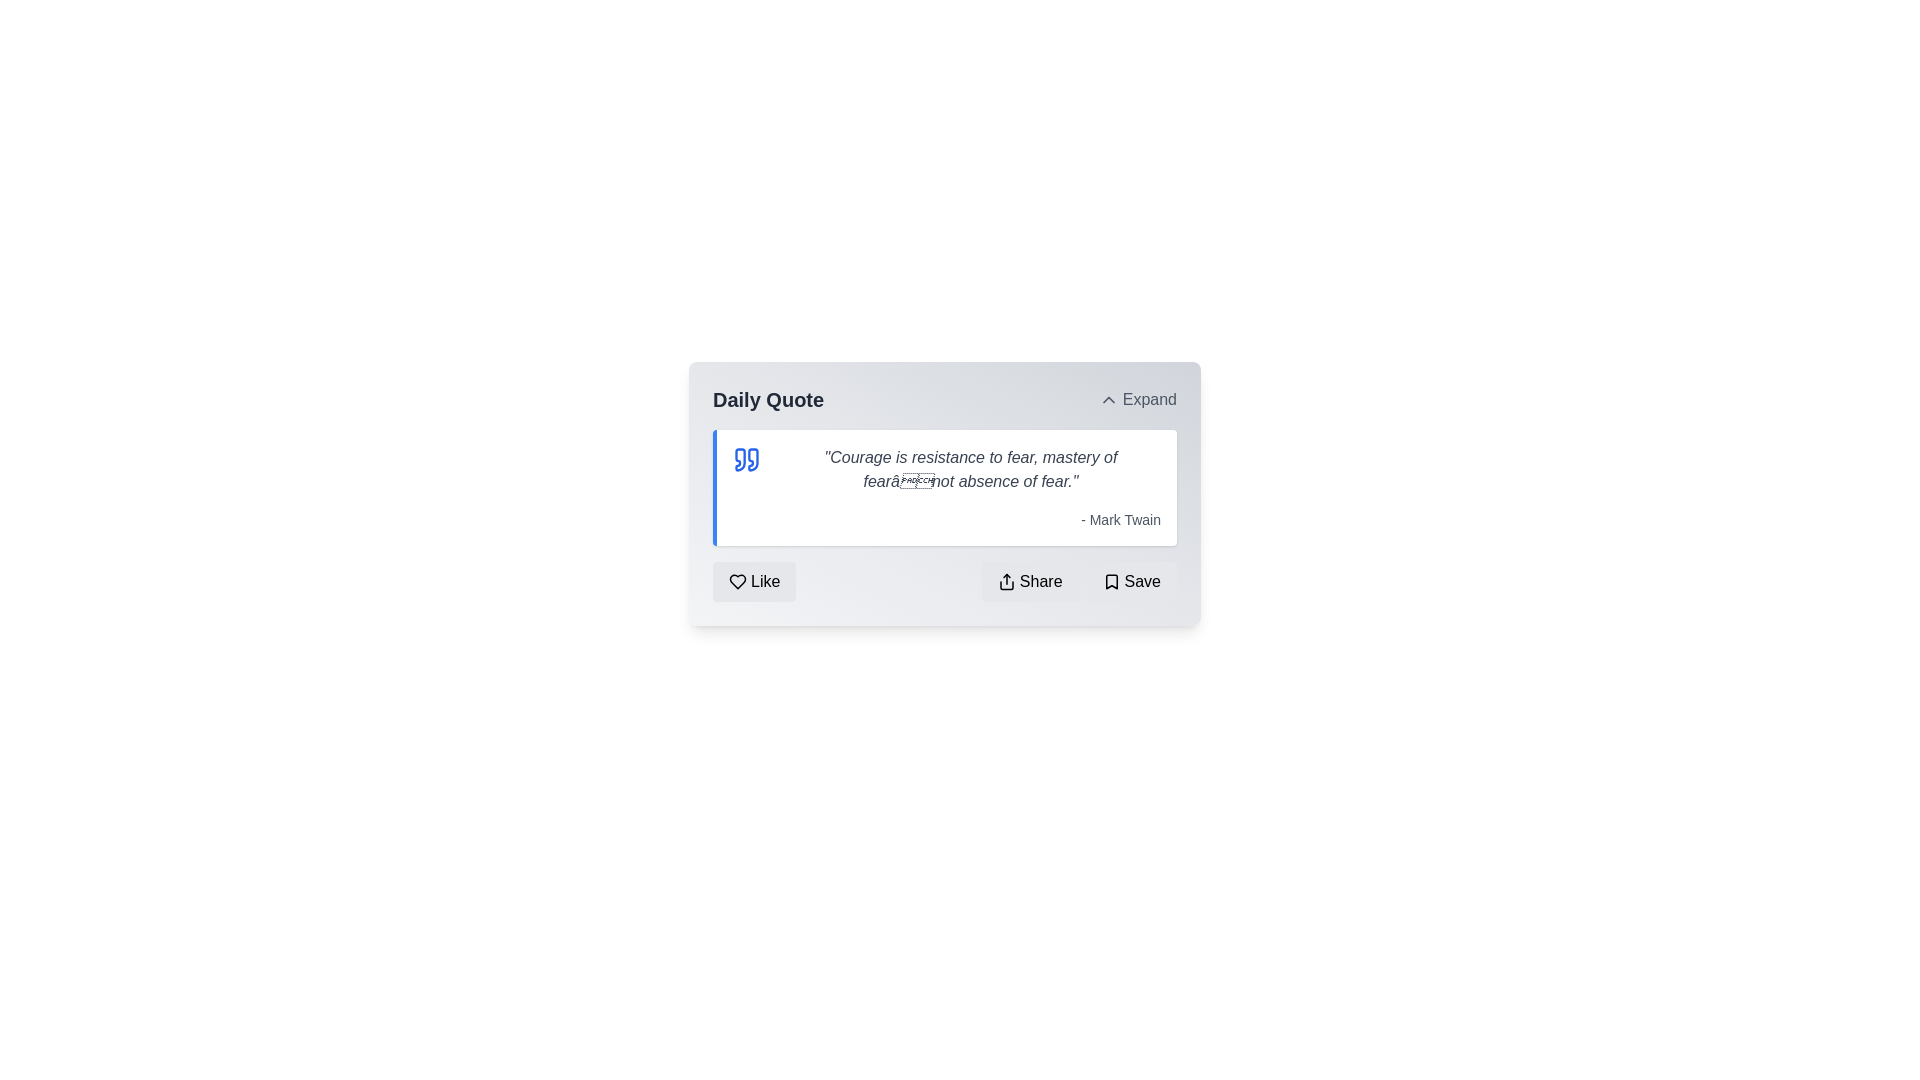 Image resolution: width=1920 pixels, height=1080 pixels. What do you see at coordinates (739, 459) in the screenshot?
I see `the left decorative quotation icon located at the top-left corner of the 'Daily Quote' card` at bounding box center [739, 459].